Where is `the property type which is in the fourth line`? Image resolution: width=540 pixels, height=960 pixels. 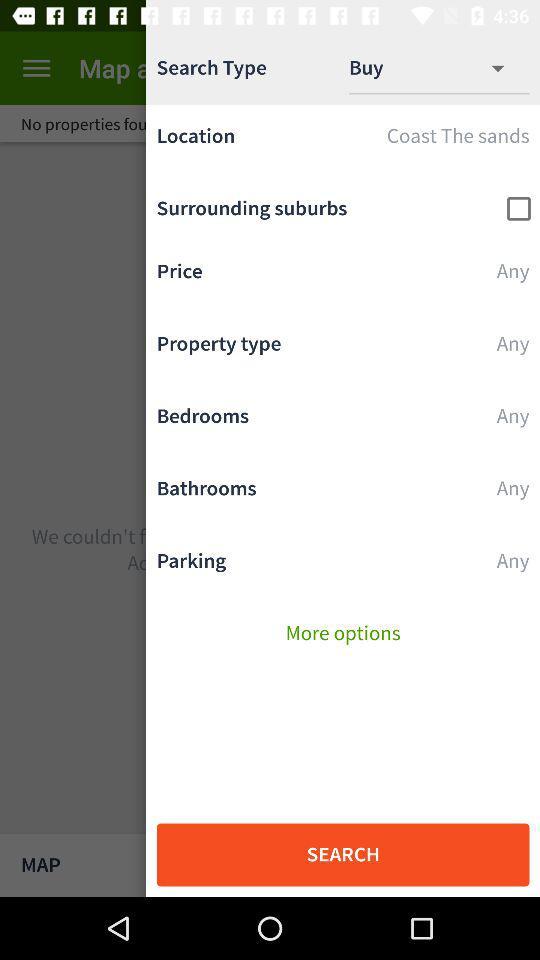
the property type which is in the fourth line is located at coordinates (342, 348).